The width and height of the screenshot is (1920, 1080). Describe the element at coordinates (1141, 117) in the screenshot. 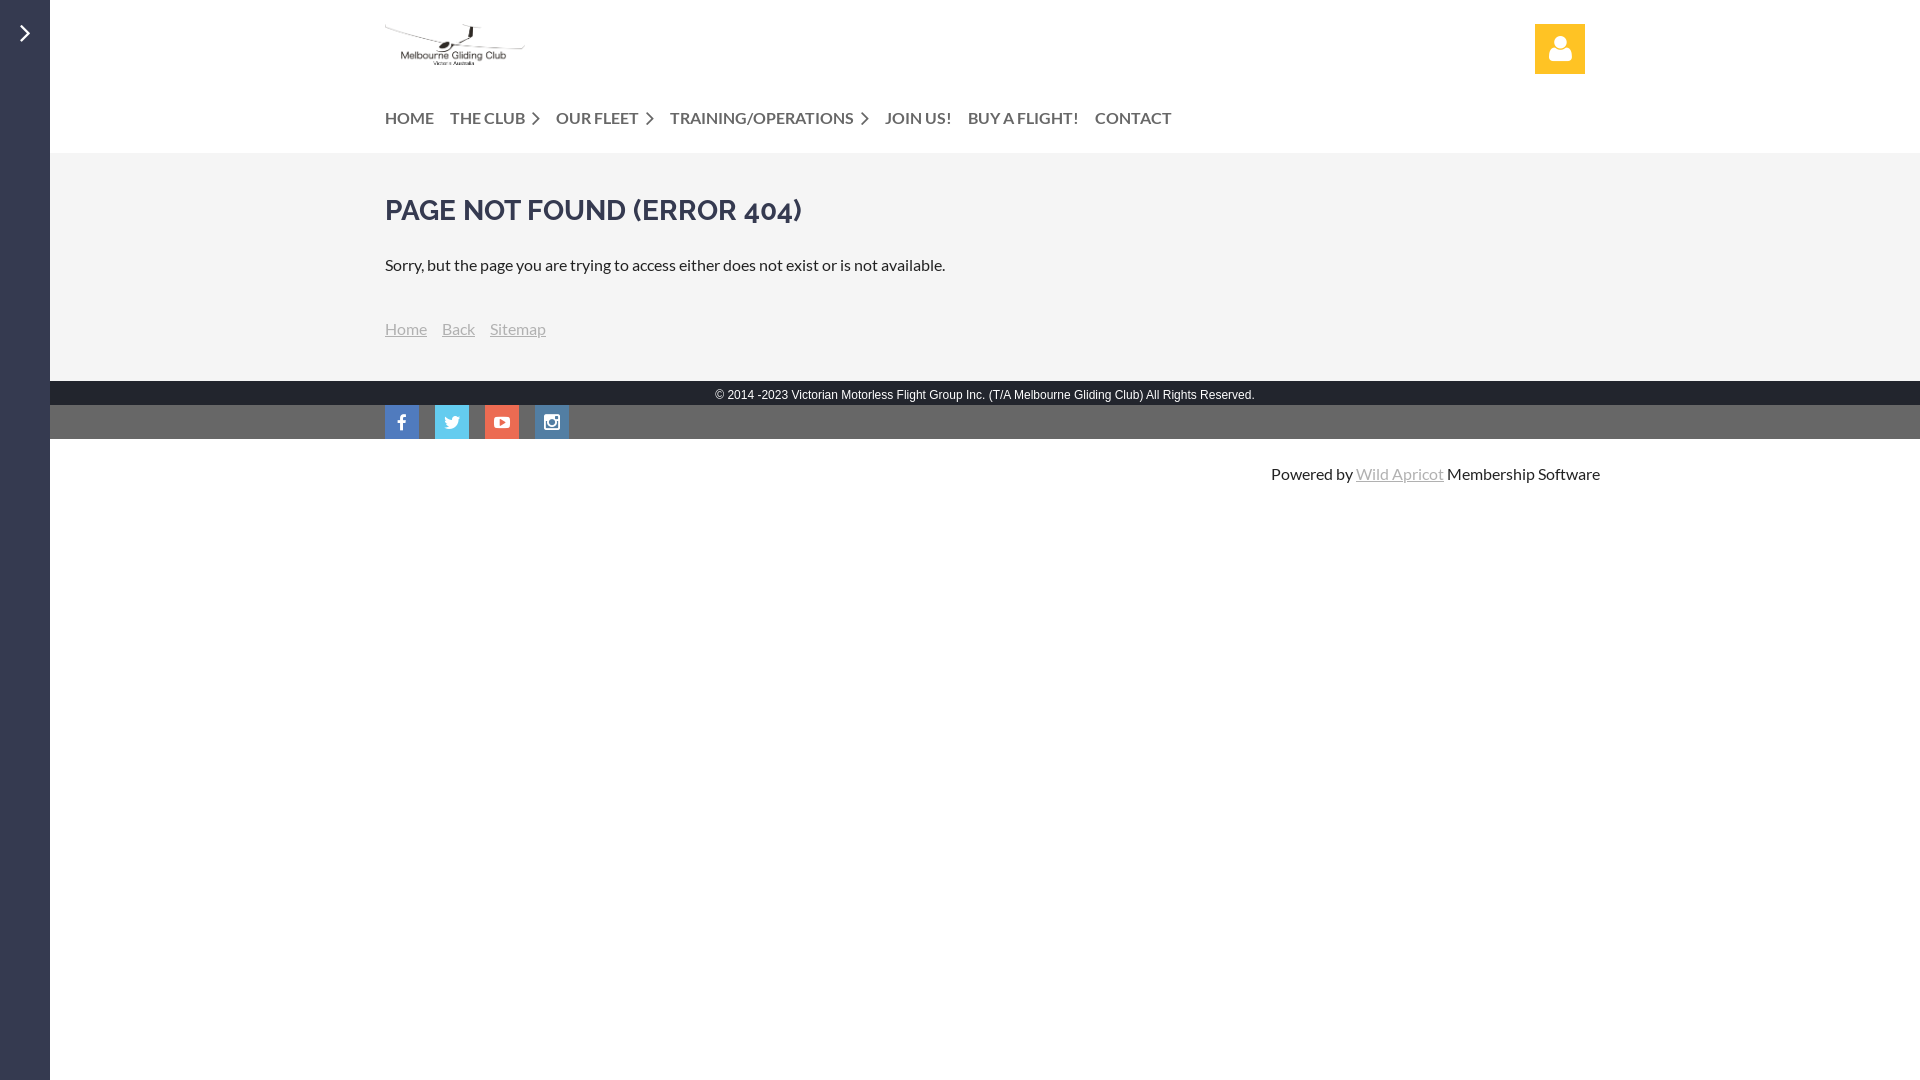

I see `'CONTACT'` at that location.